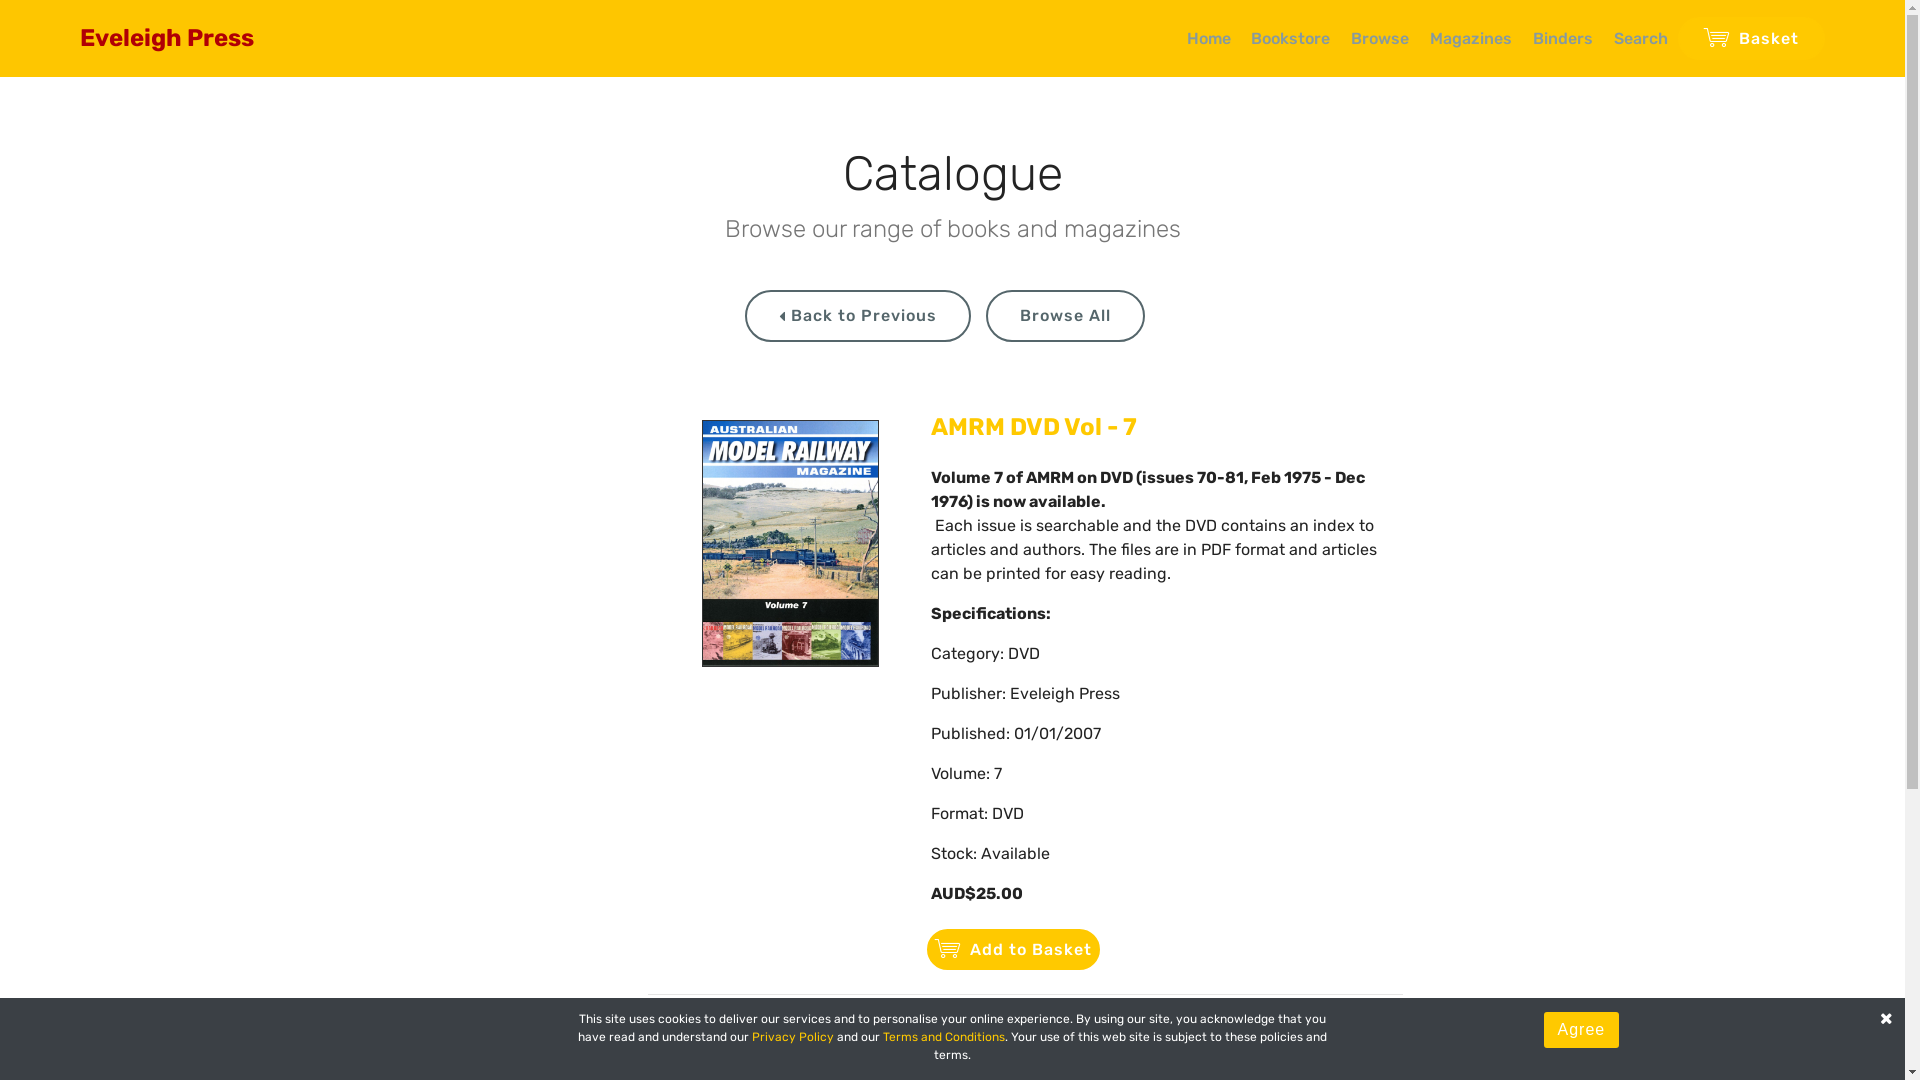 This screenshot has height=1080, width=1920. What do you see at coordinates (1562, 38) in the screenshot?
I see `'Binders'` at bounding box center [1562, 38].